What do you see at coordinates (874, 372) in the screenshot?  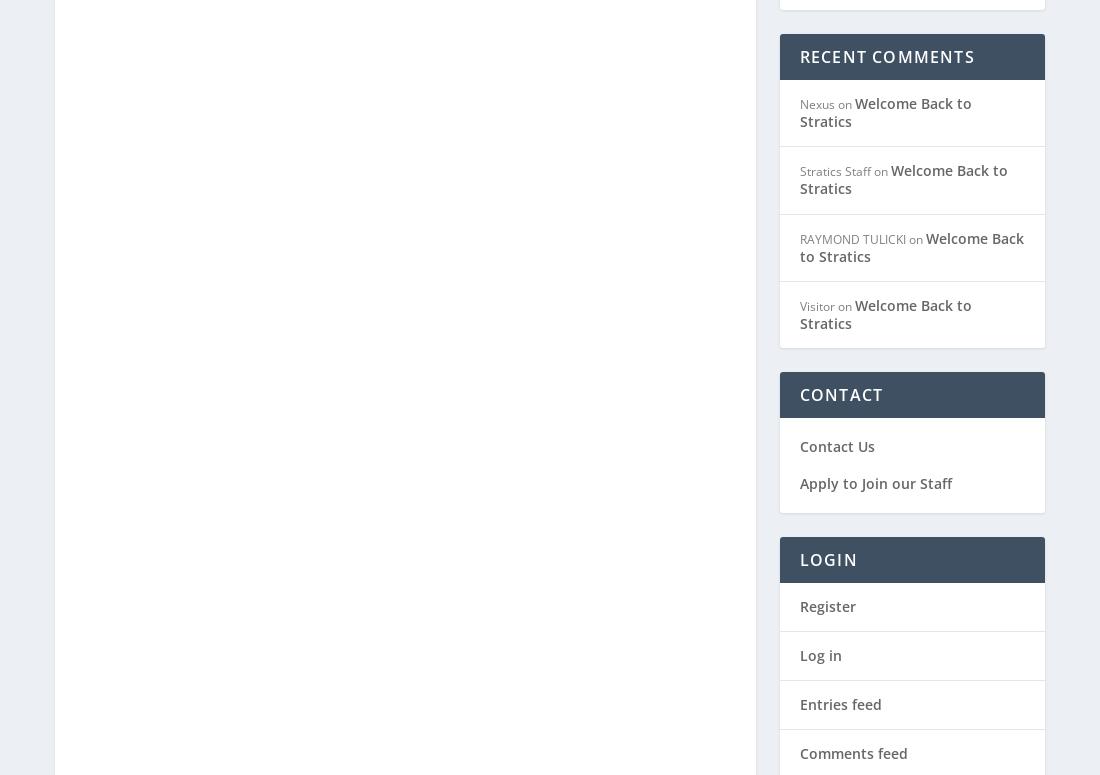 I see `'Apply to Join our Staff'` at bounding box center [874, 372].